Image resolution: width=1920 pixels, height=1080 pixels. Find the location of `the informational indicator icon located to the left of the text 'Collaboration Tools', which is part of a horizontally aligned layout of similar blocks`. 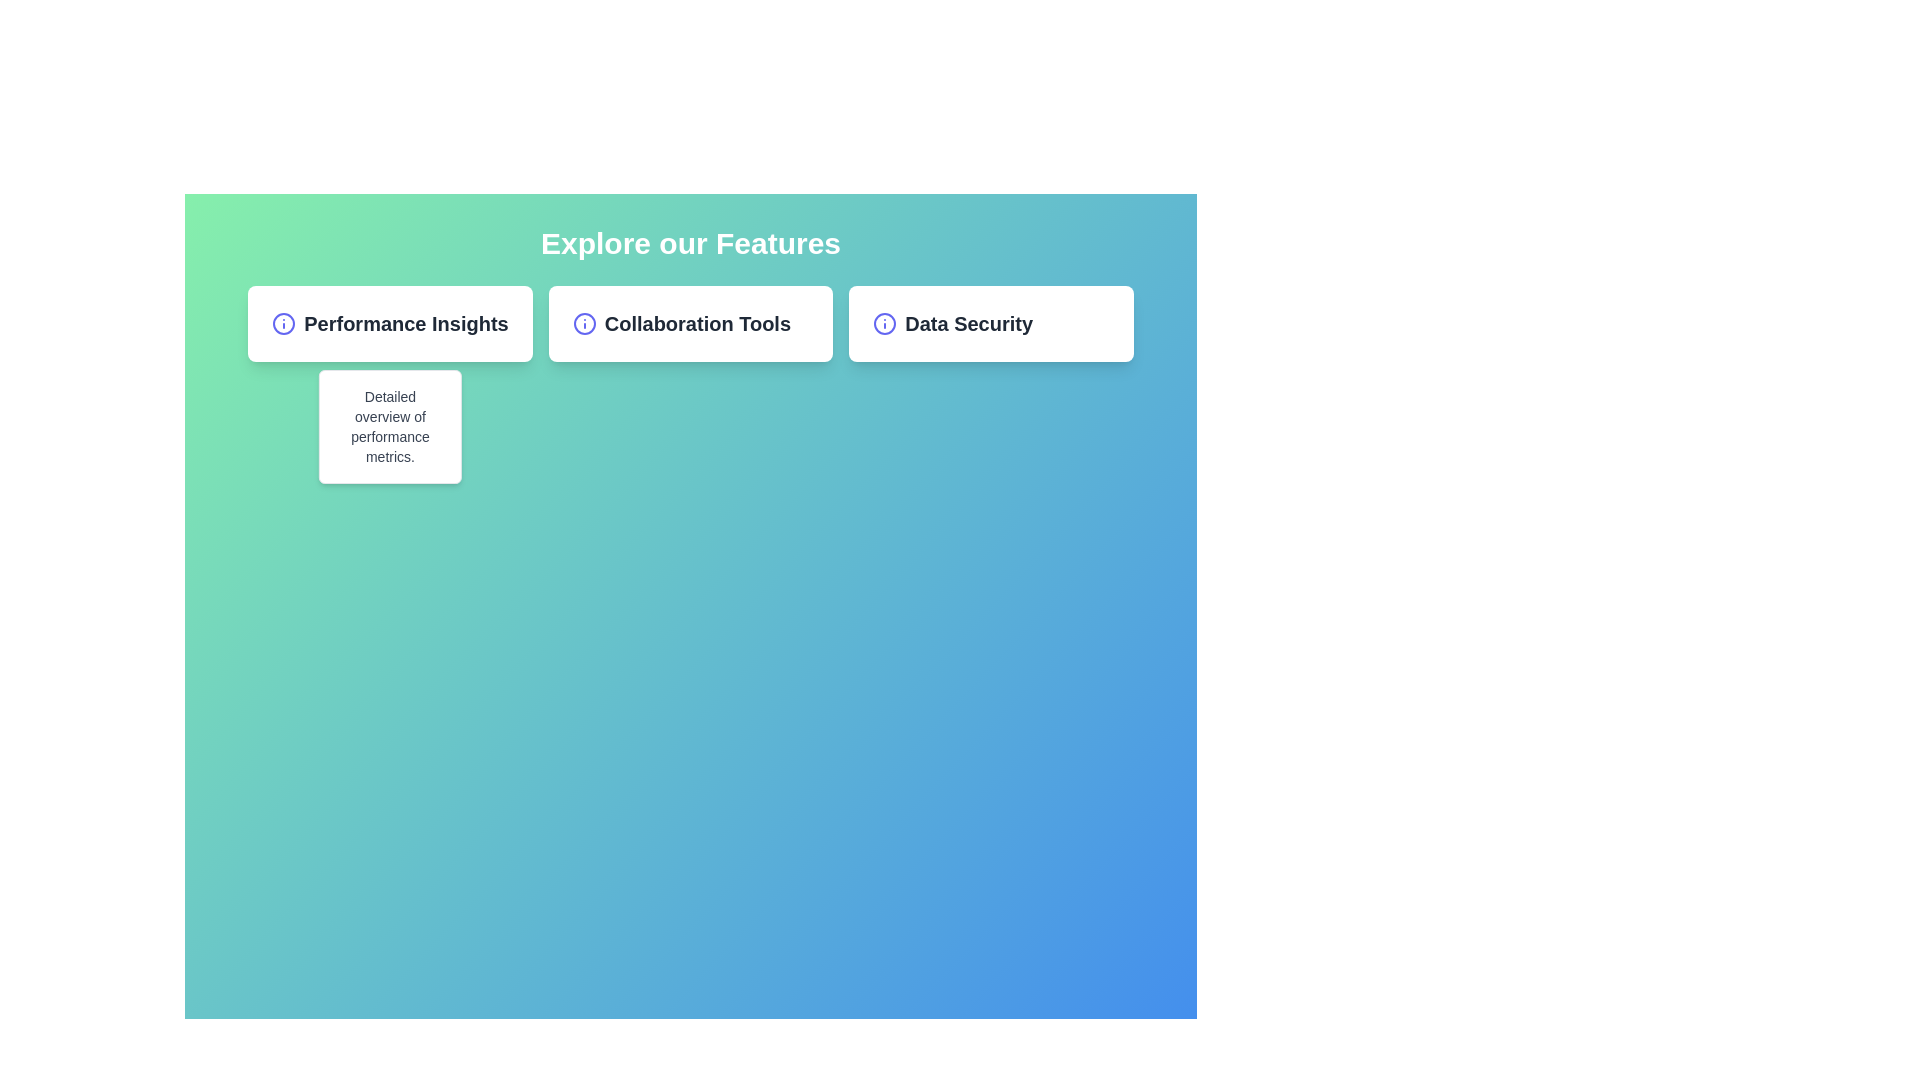

the informational indicator icon located to the left of the text 'Collaboration Tools', which is part of a horizontally aligned layout of similar blocks is located at coordinates (583, 323).